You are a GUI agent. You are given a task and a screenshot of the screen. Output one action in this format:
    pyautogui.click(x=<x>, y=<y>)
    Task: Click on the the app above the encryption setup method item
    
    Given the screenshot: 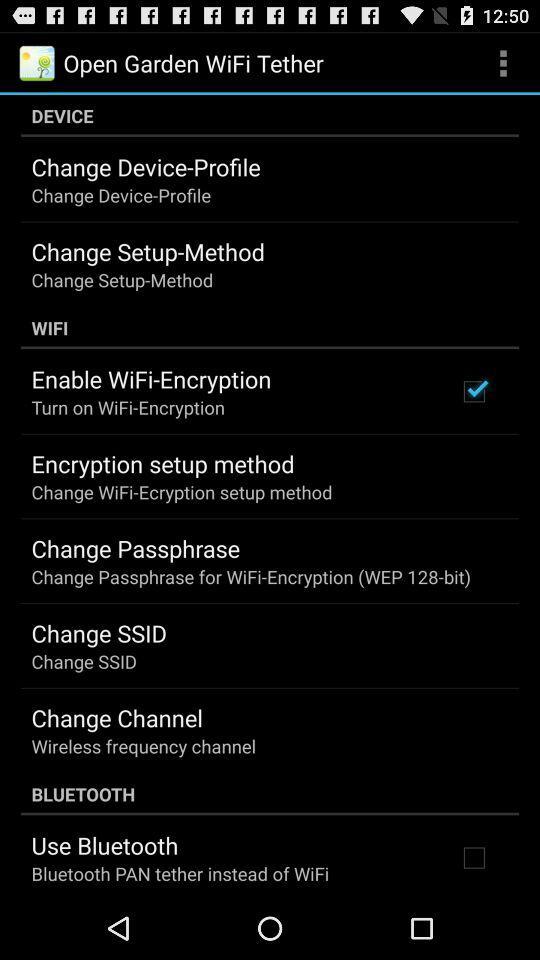 What is the action you would take?
    pyautogui.click(x=128, y=406)
    